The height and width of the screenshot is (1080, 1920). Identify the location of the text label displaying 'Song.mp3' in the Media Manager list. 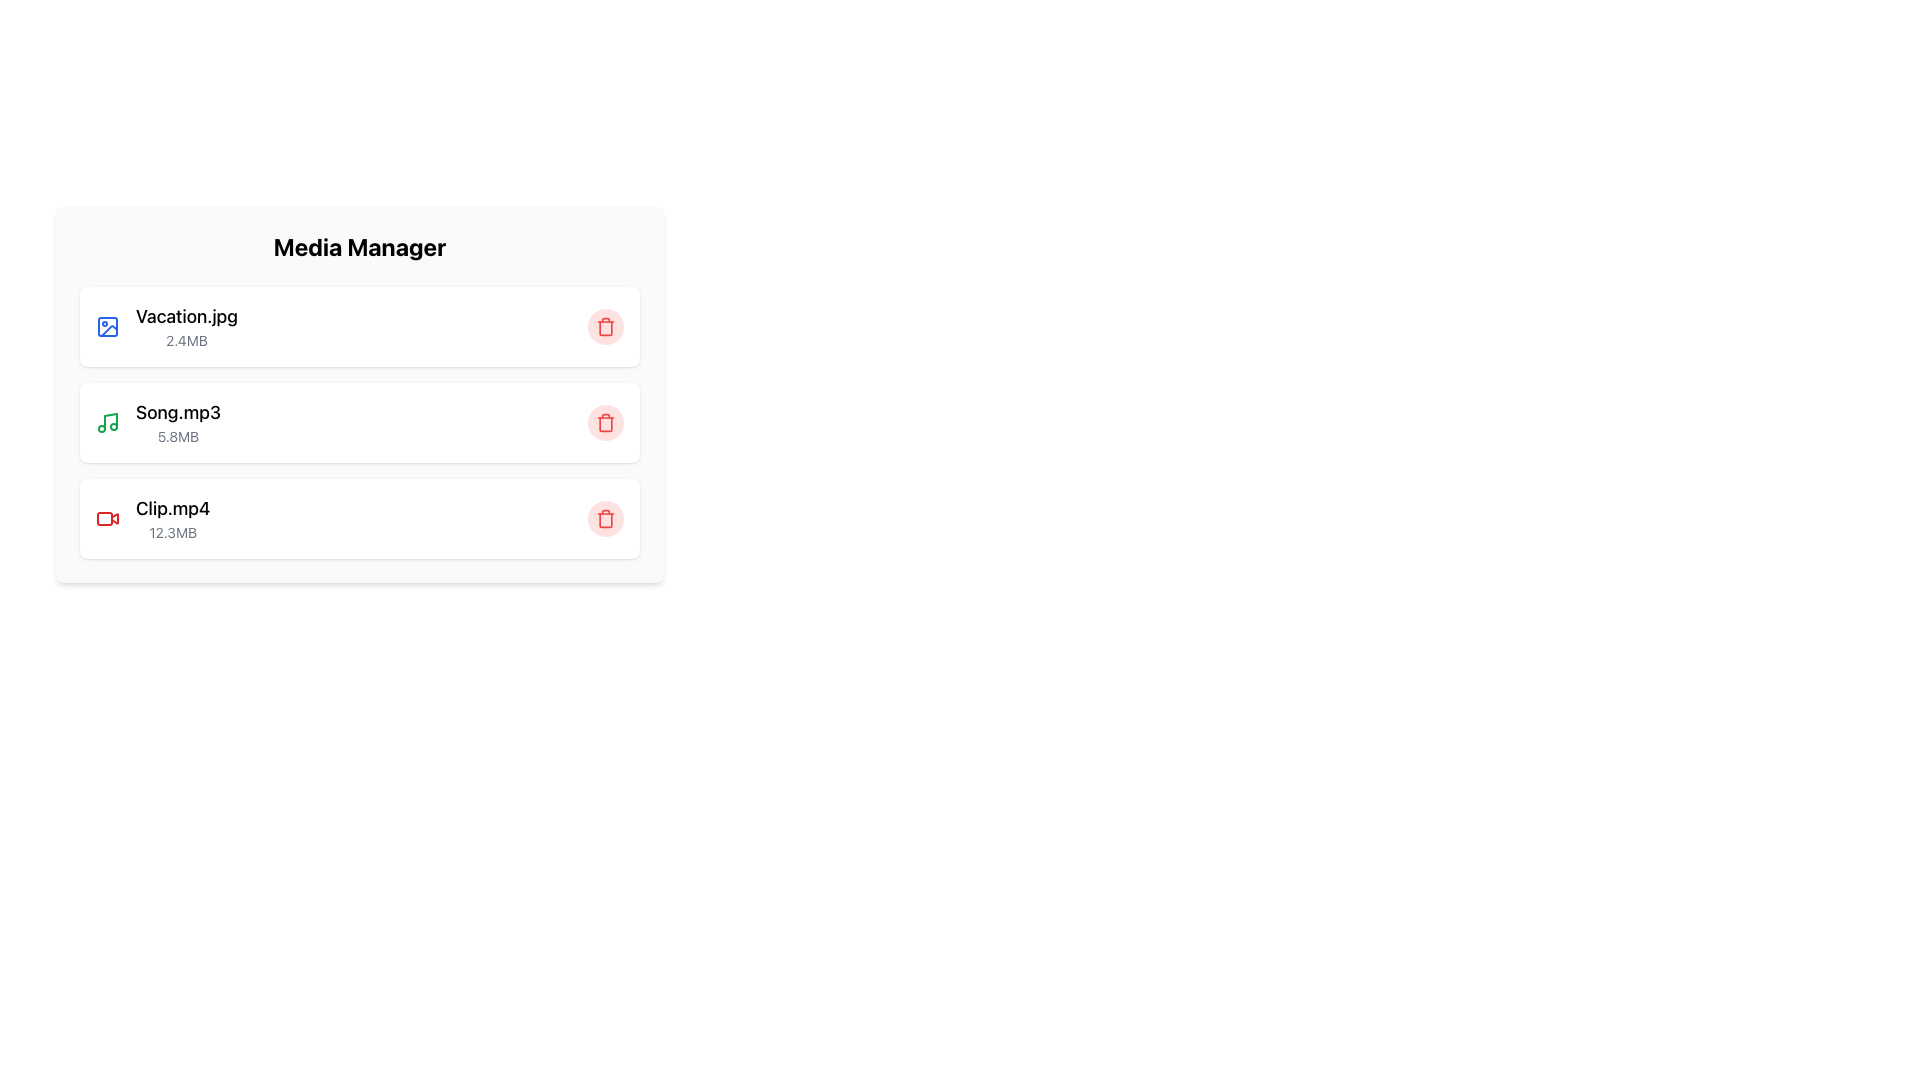
(178, 422).